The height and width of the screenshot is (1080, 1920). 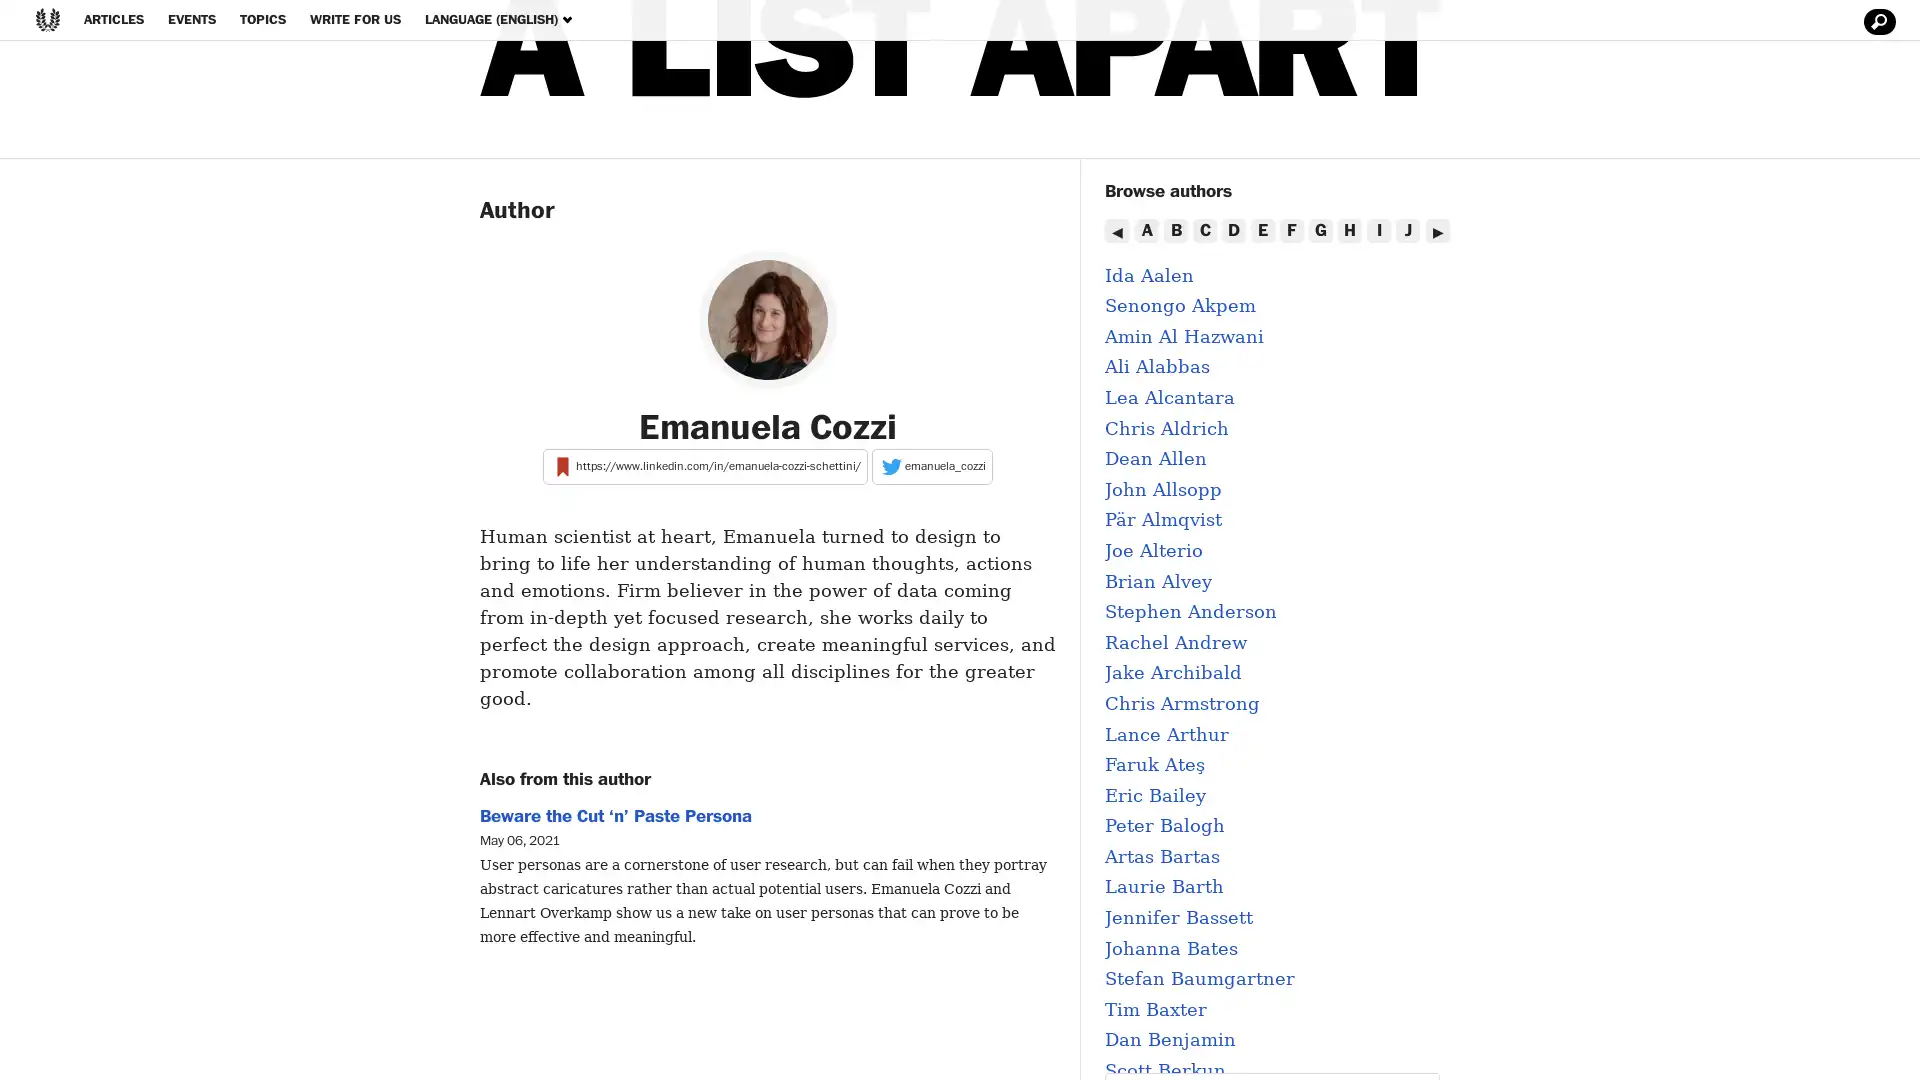 What do you see at coordinates (1876, 22) in the screenshot?
I see `Search` at bounding box center [1876, 22].